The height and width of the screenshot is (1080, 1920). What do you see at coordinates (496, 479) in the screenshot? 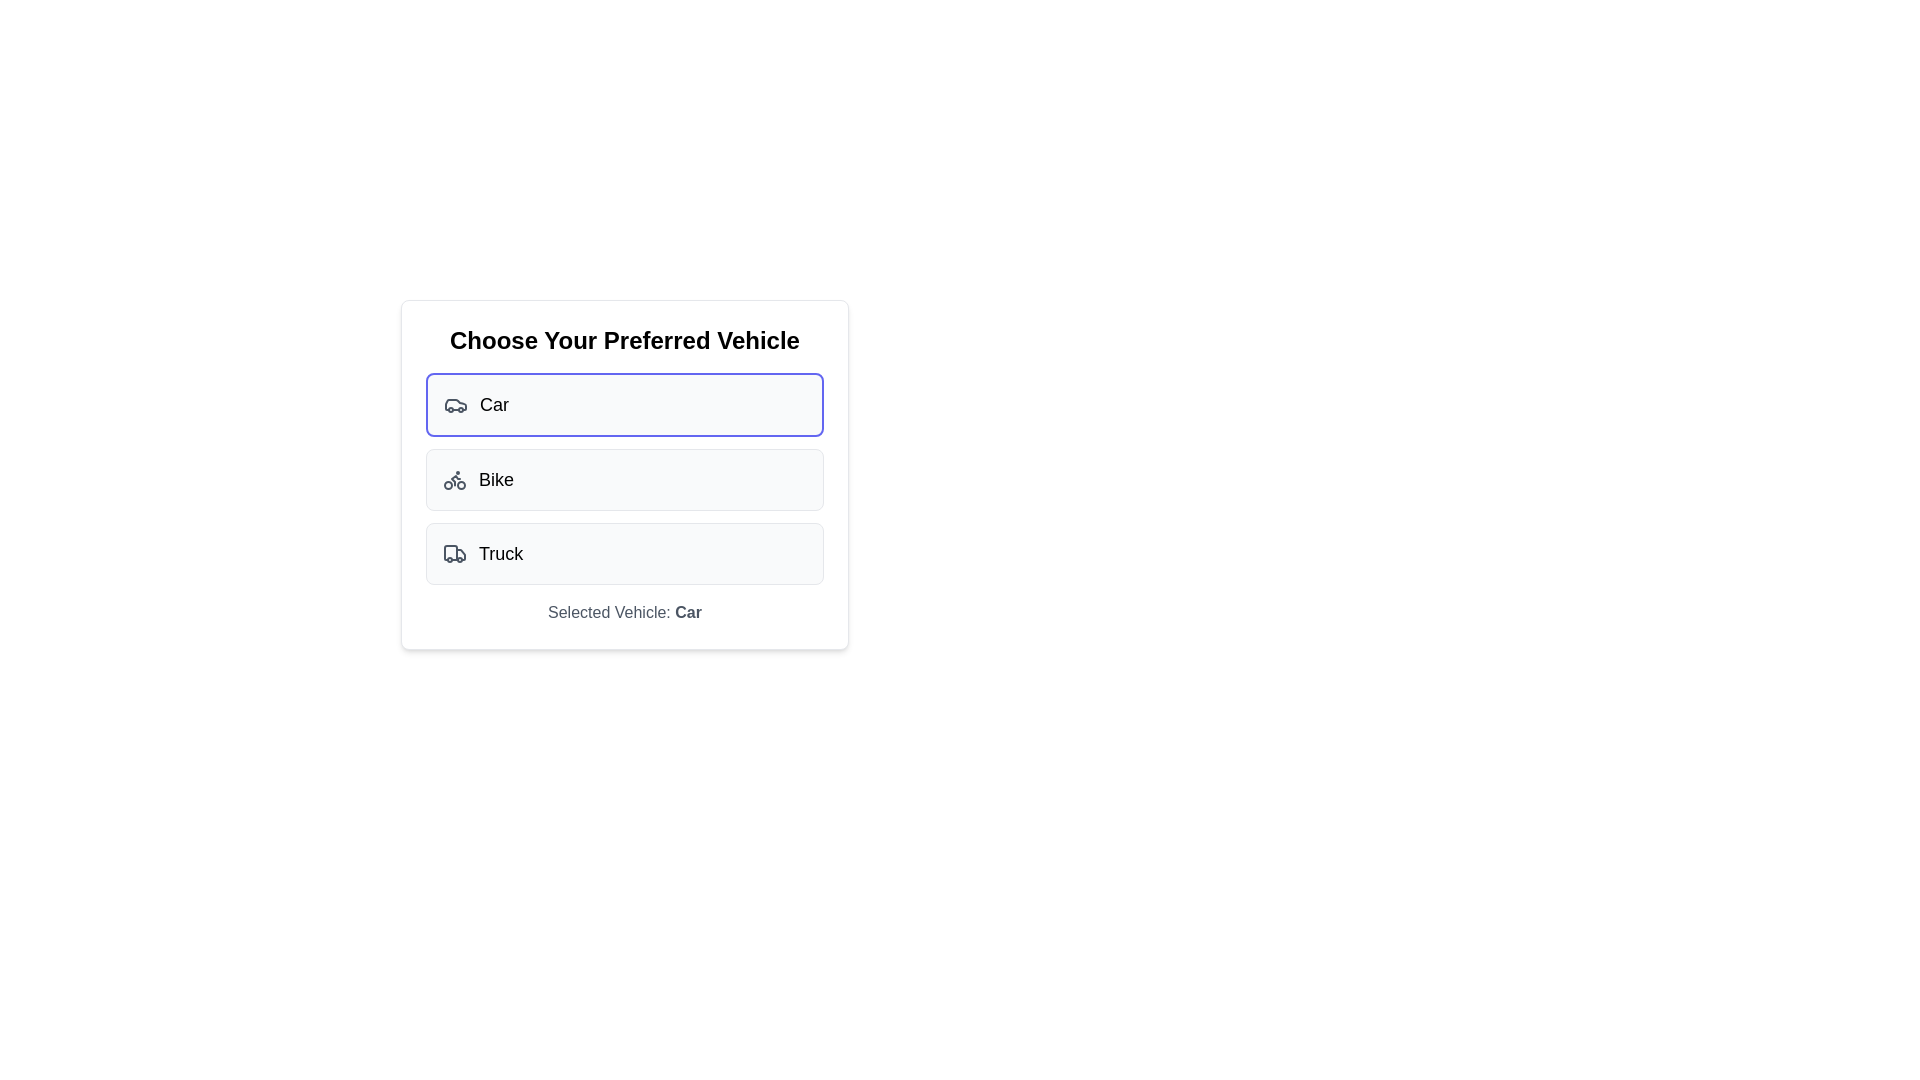
I see `the 'Bike' text label in the selection menu, which is located between the 'Car' and 'Truck' options` at bounding box center [496, 479].